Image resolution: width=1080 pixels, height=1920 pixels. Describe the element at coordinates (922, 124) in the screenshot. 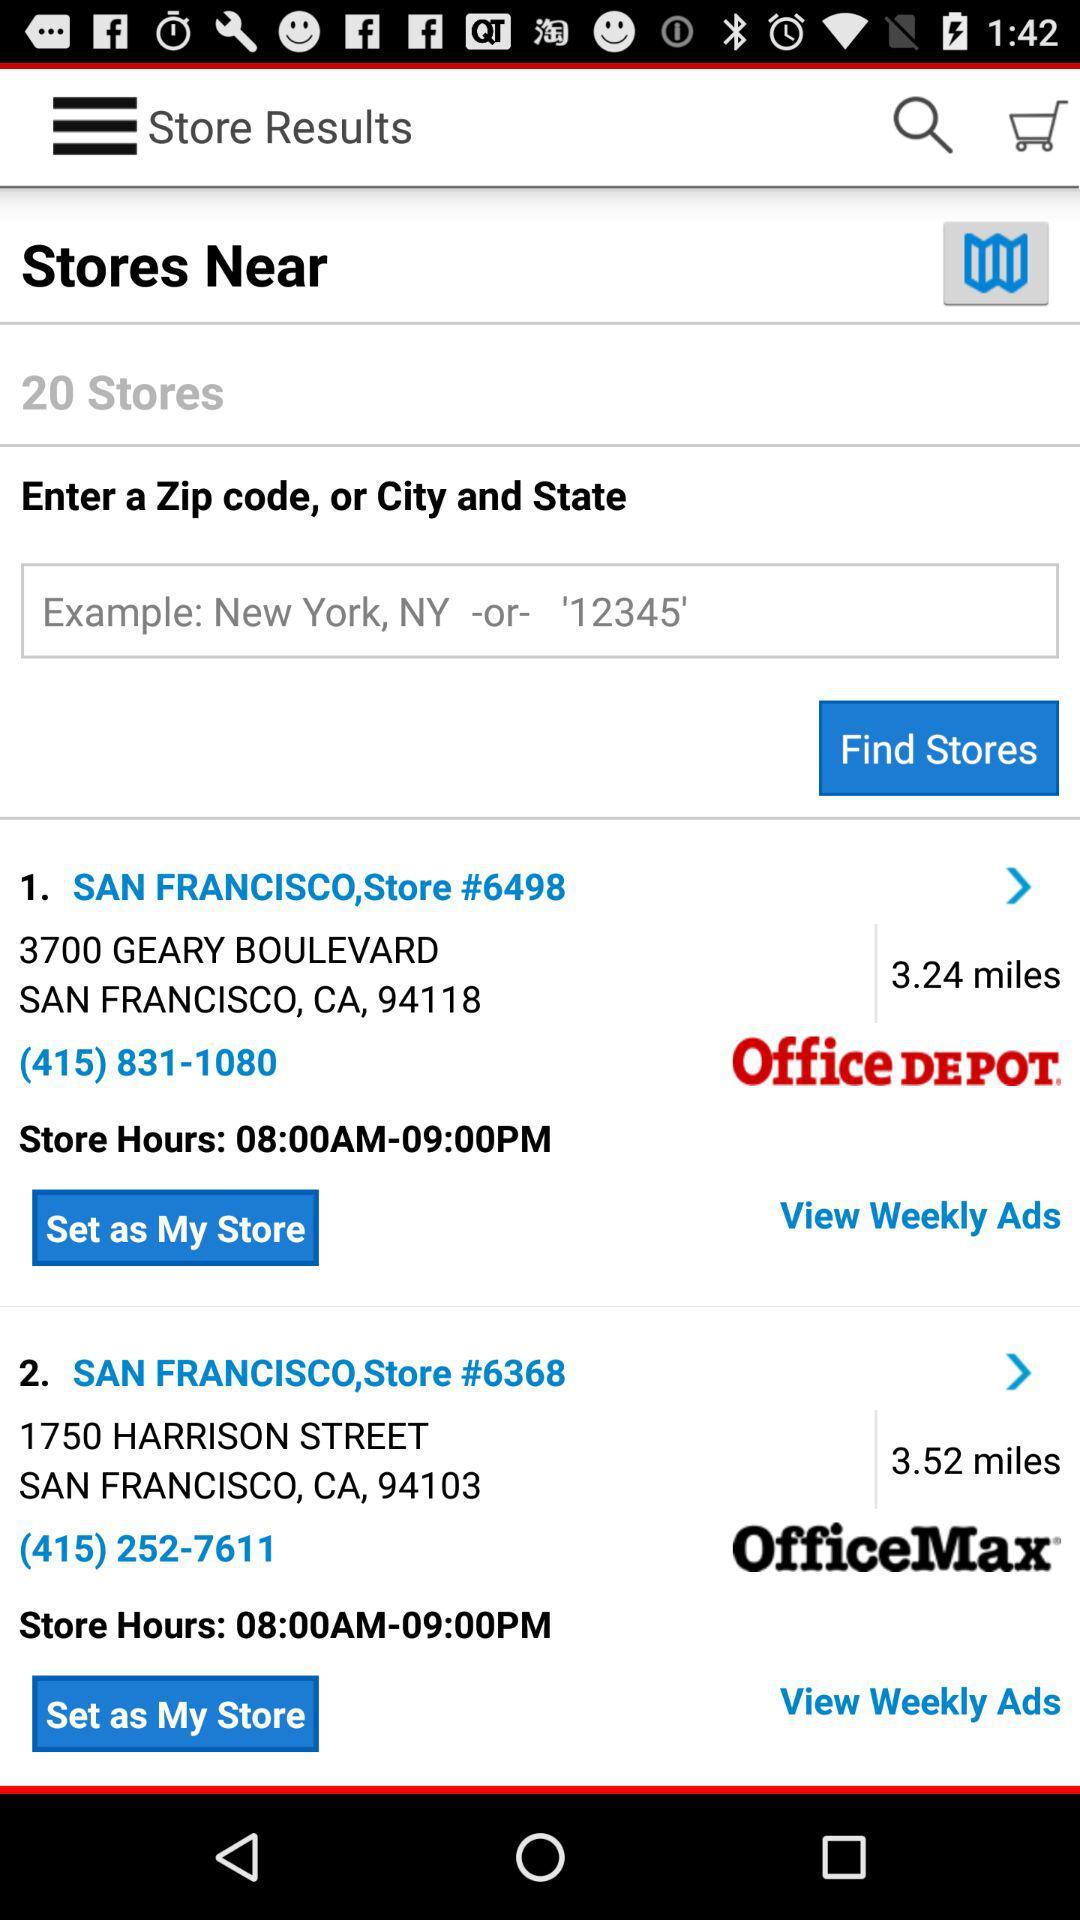

I see `search icon` at that location.